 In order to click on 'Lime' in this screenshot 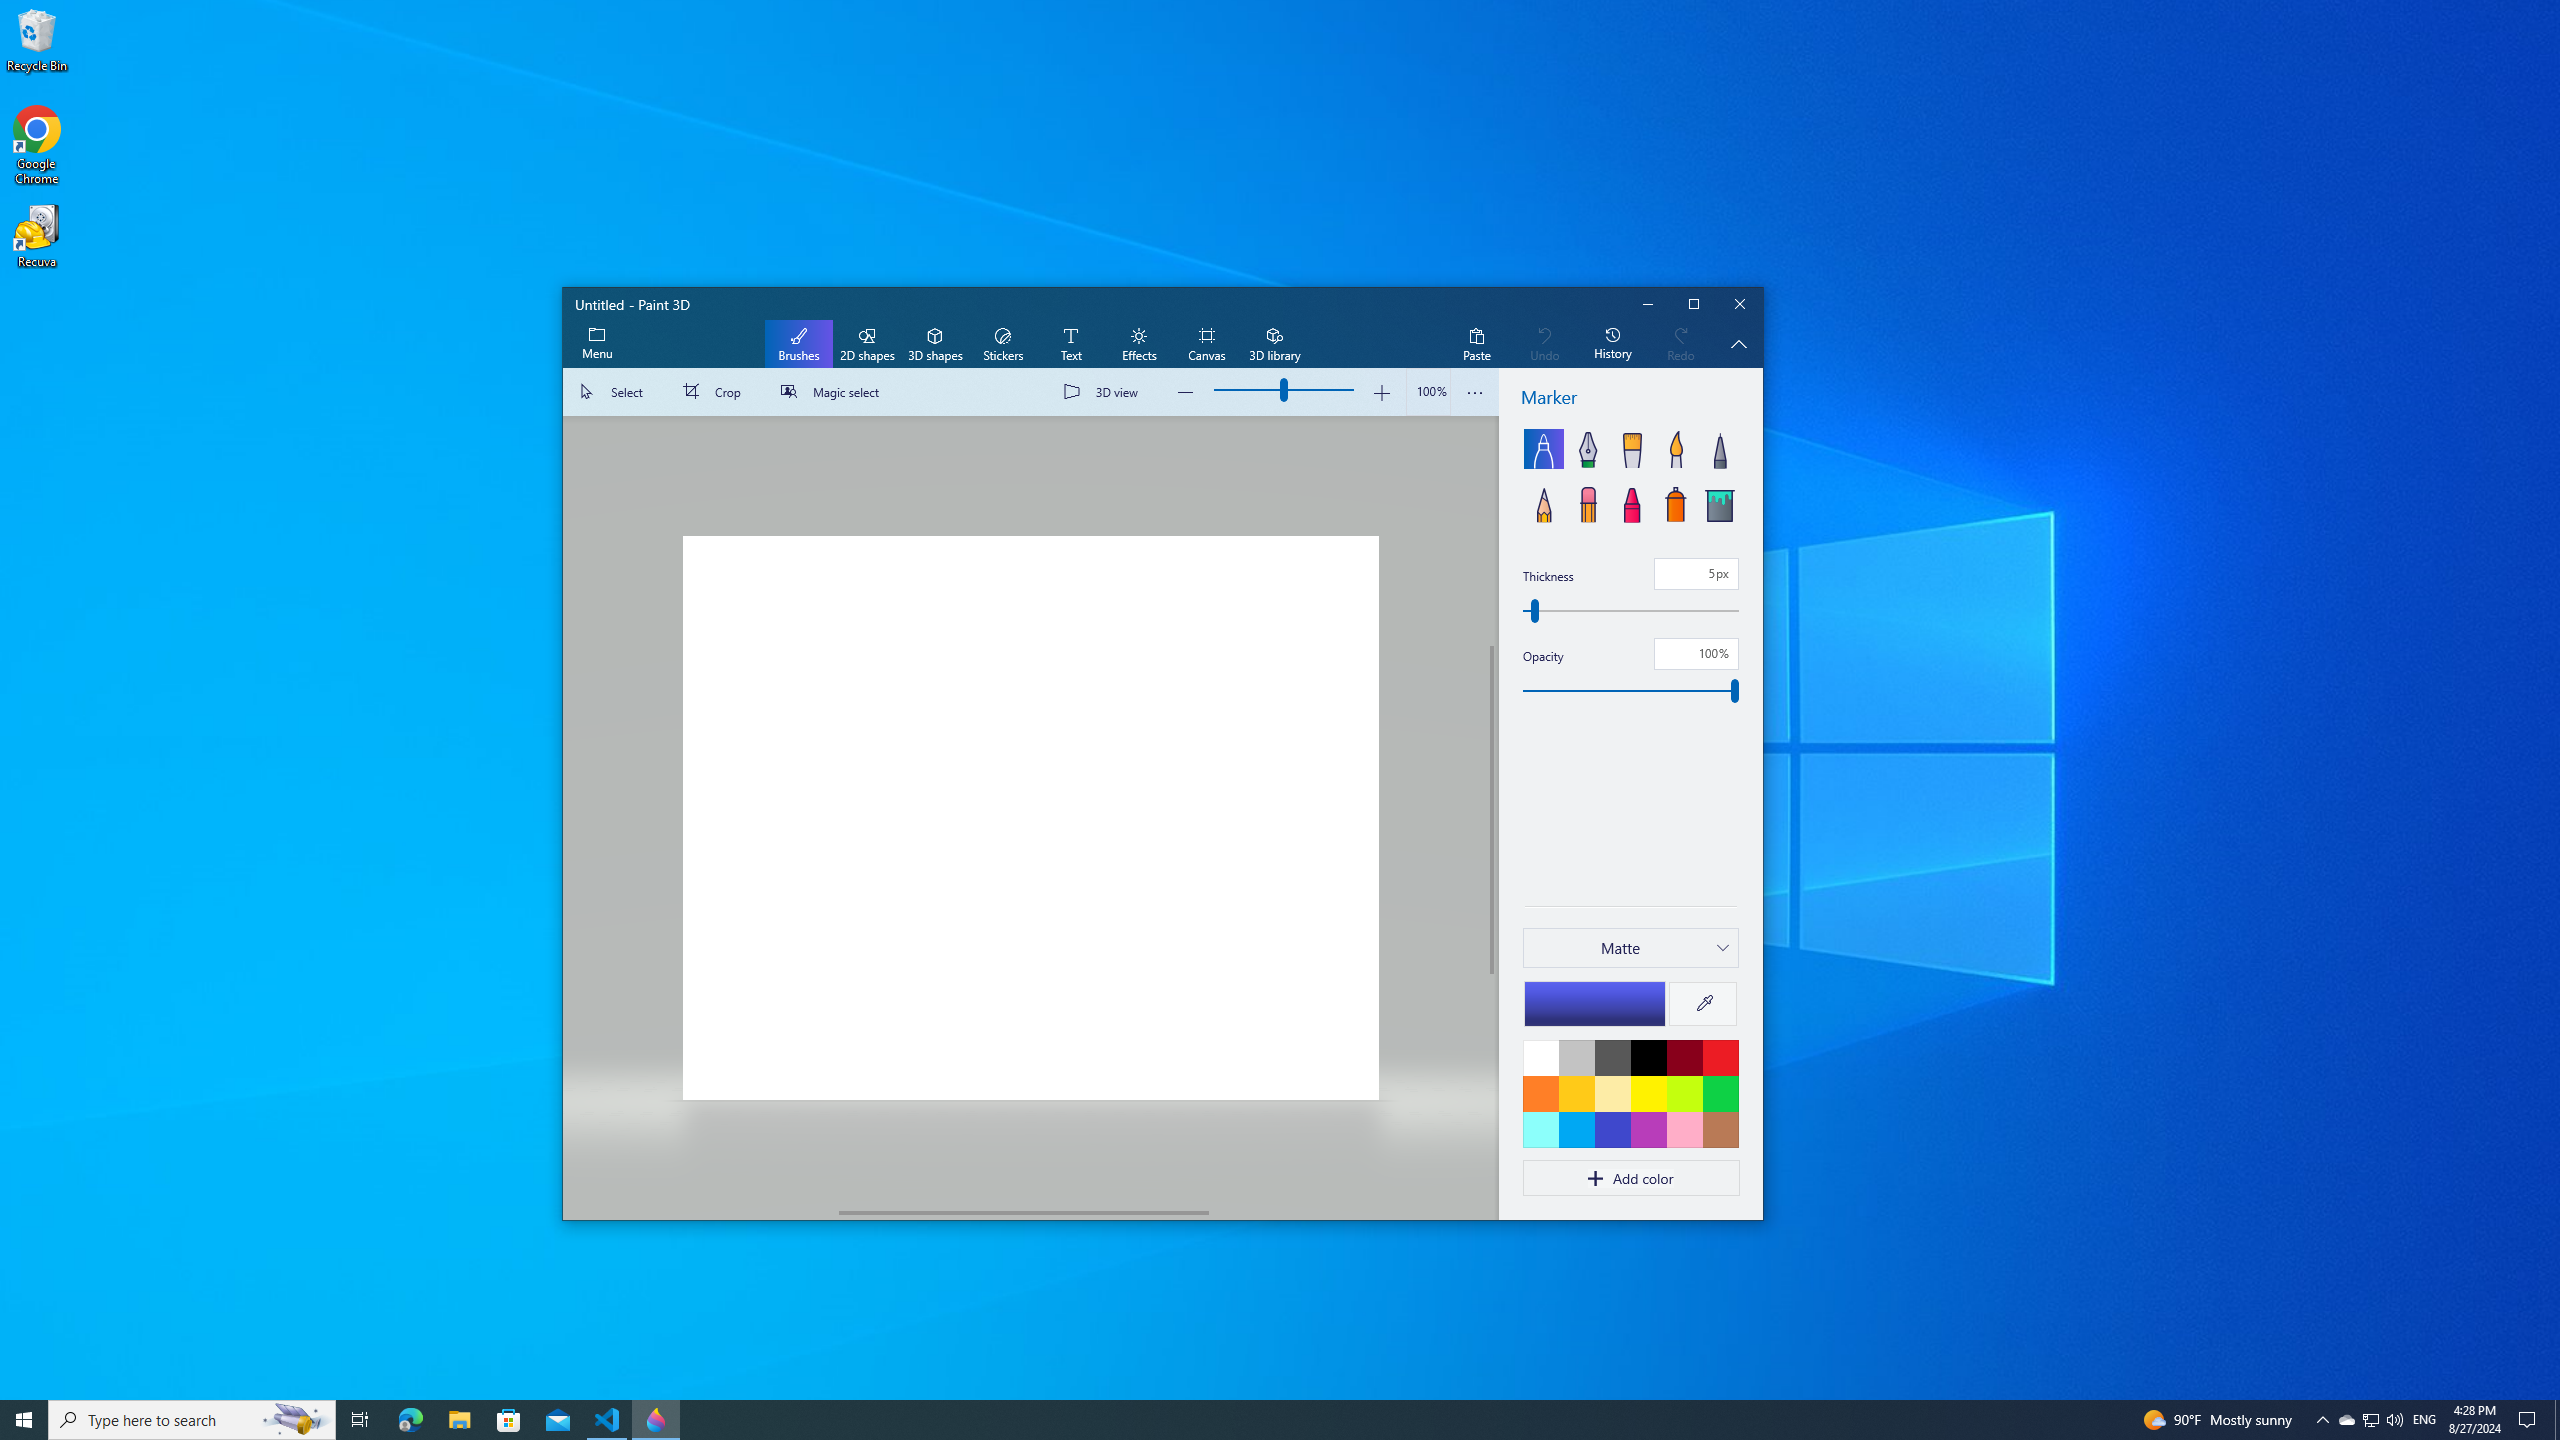, I will do `click(1683, 1092)`.